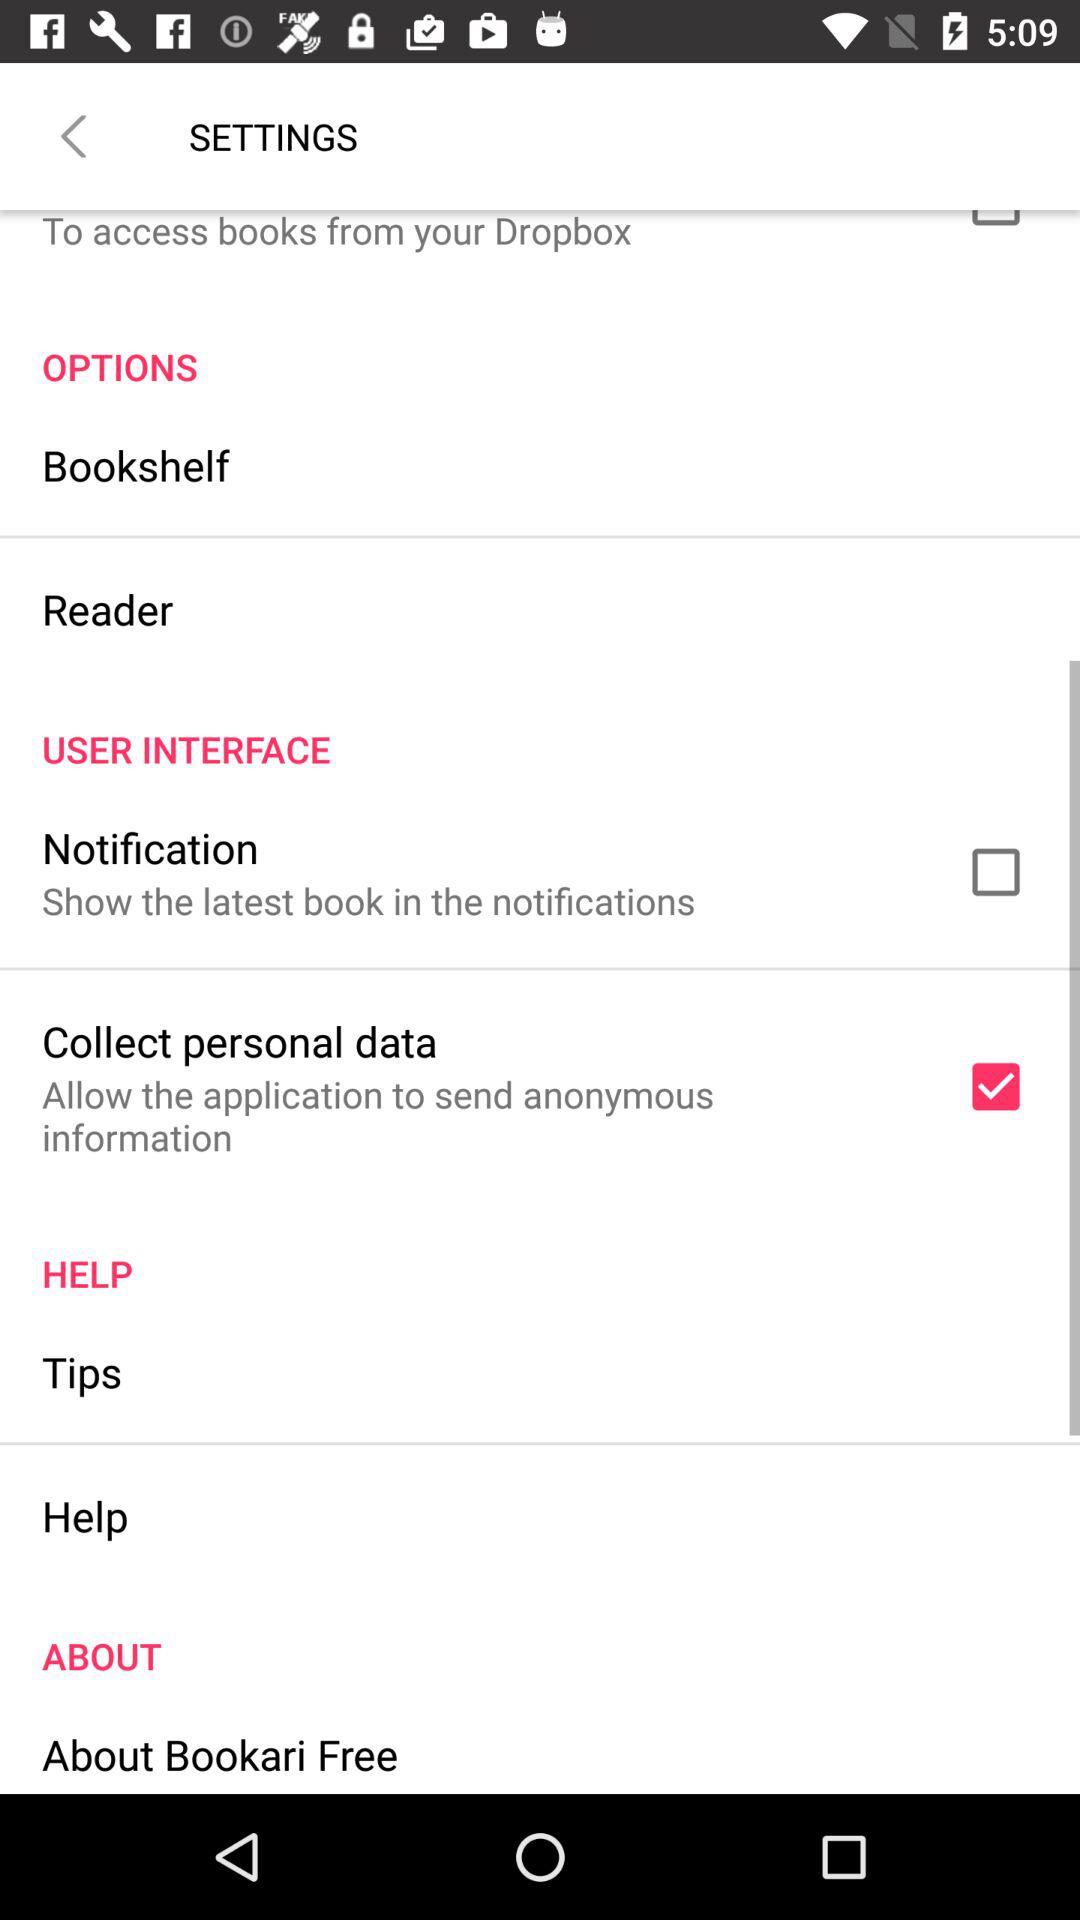 This screenshot has height=1920, width=1080. What do you see at coordinates (540, 727) in the screenshot?
I see `the user interface` at bounding box center [540, 727].